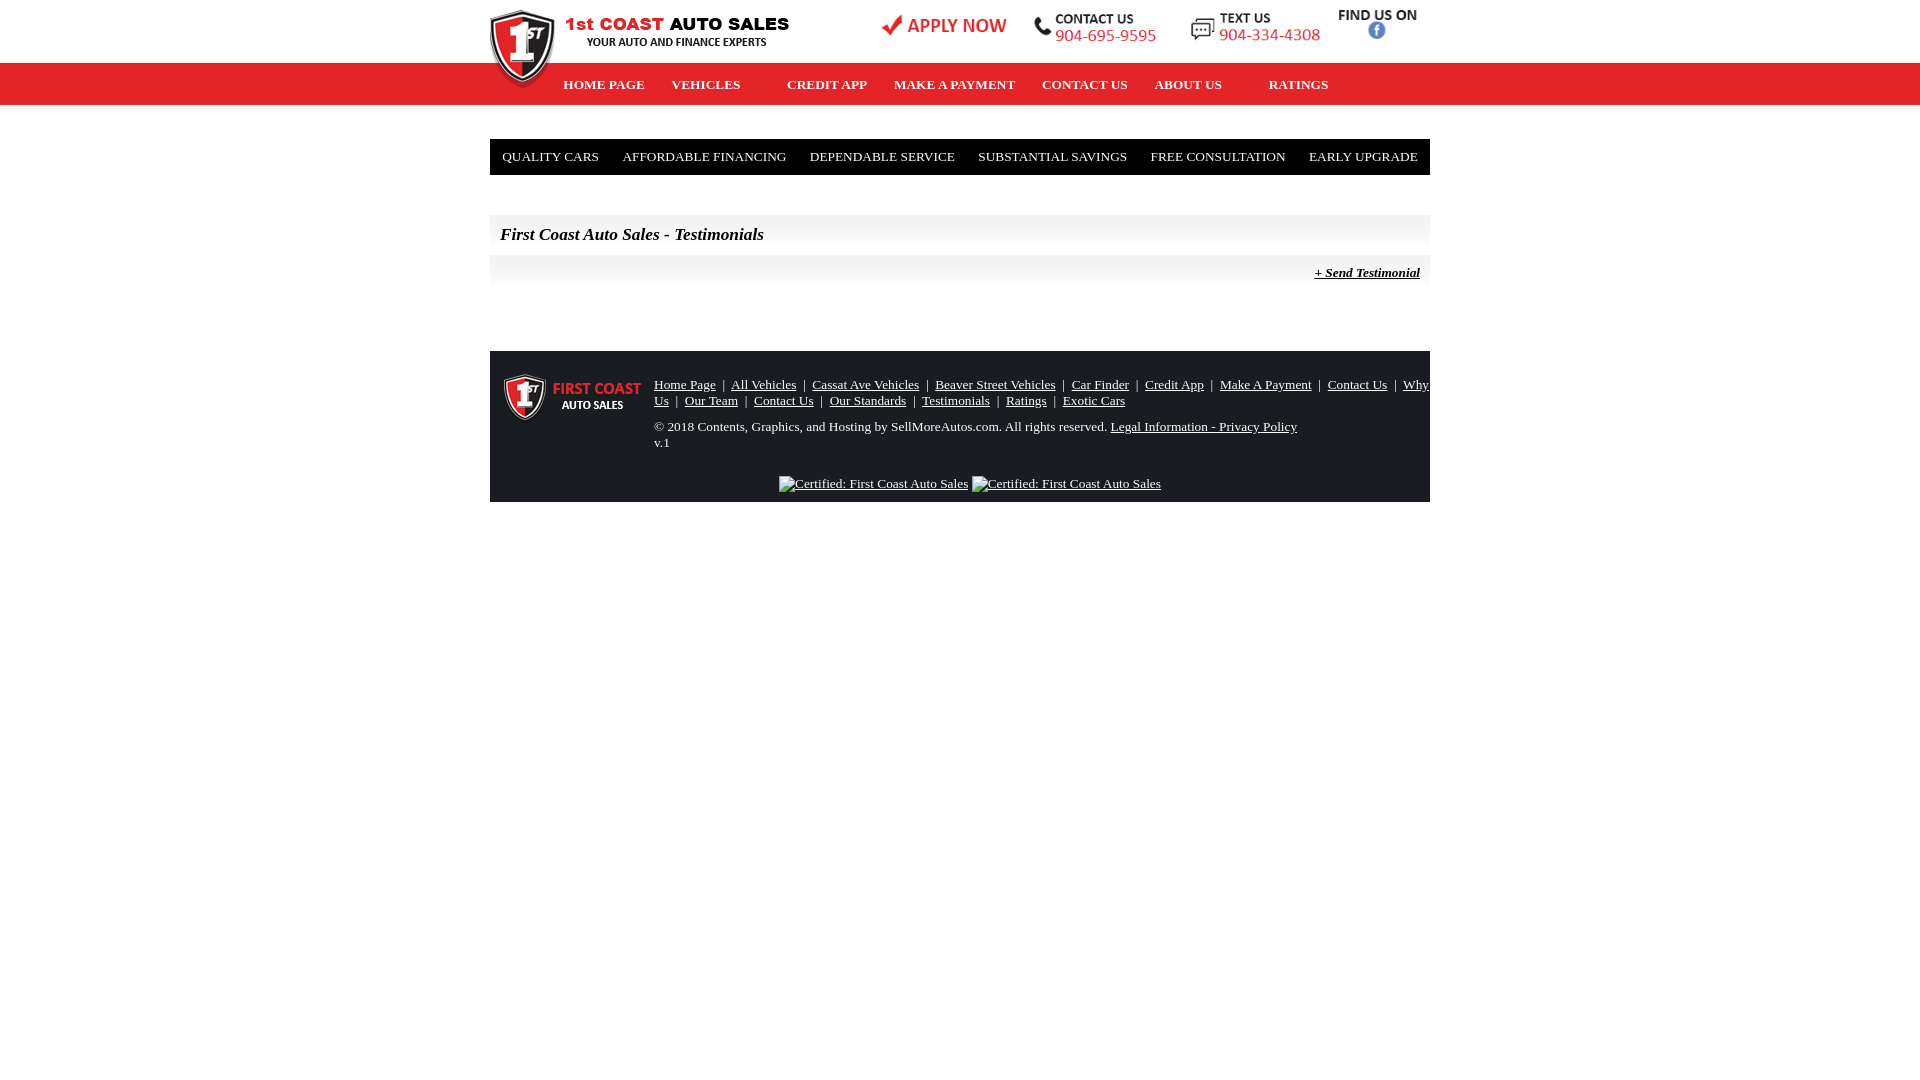  Describe the element at coordinates (1174, 384) in the screenshot. I see `'Credit App'` at that location.